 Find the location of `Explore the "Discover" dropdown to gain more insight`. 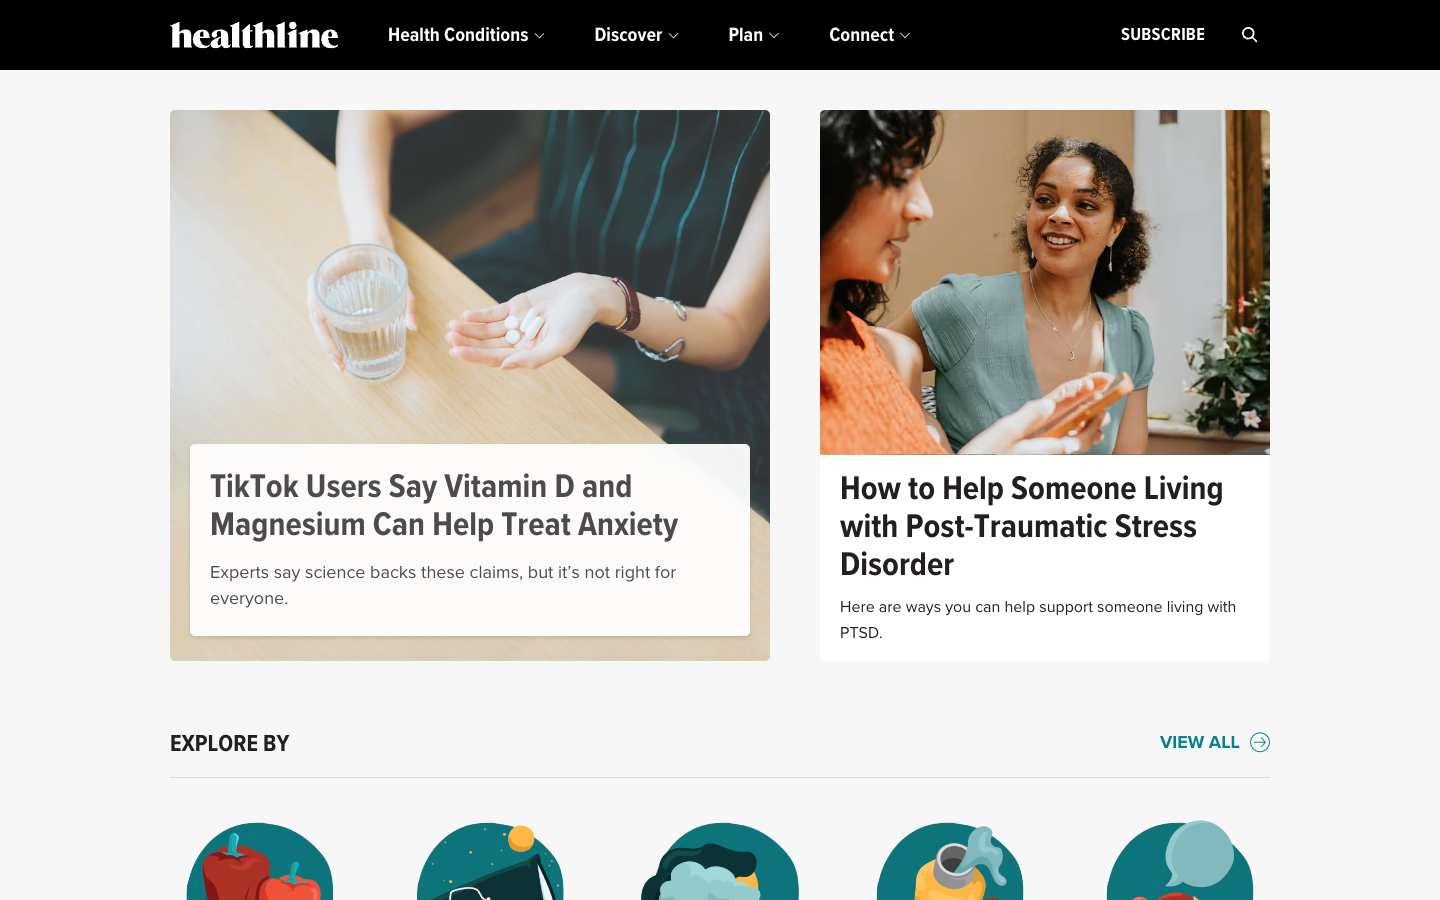

Explore the "Discover" dropdown to gain more insight is located at coordinates (635, 34).